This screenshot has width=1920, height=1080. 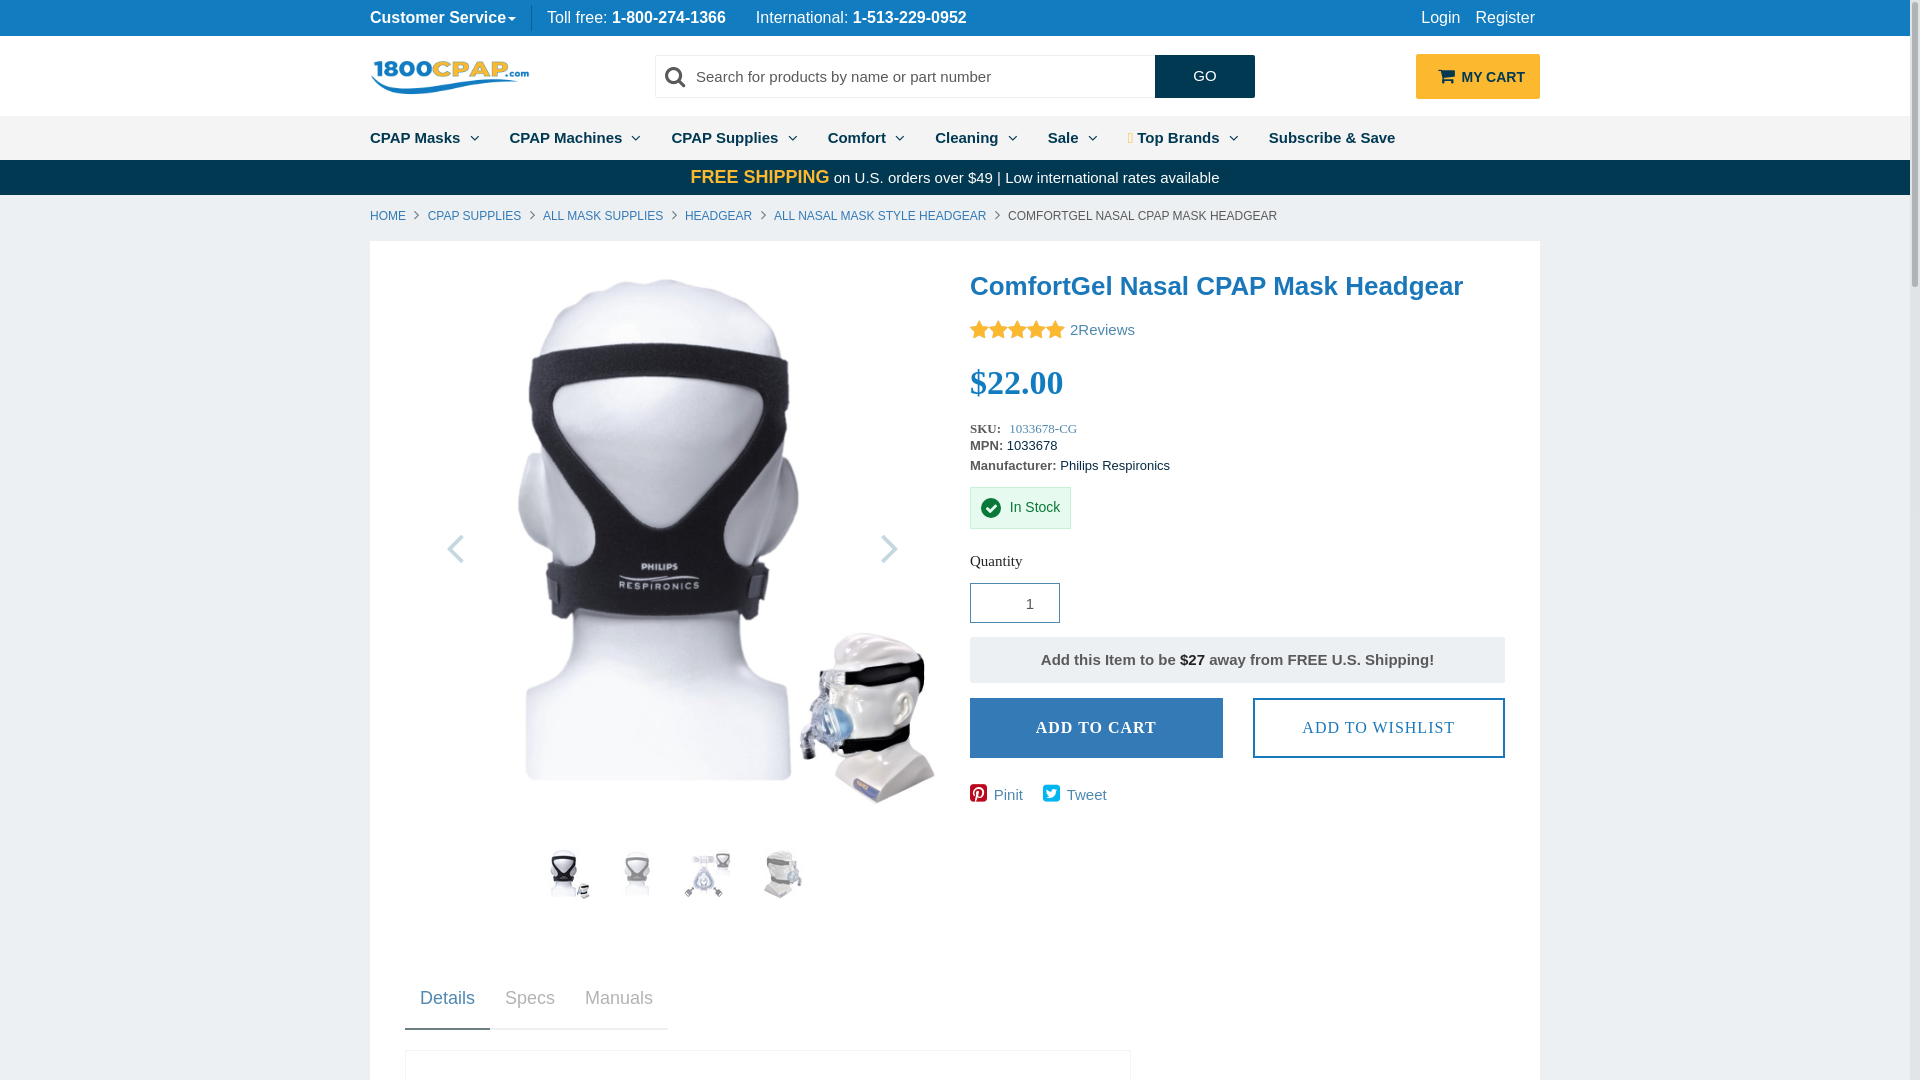 What do you see at coordinates (529, 999) in the screenshot?
I see `'Specs'` at bounding box center [529, 999].